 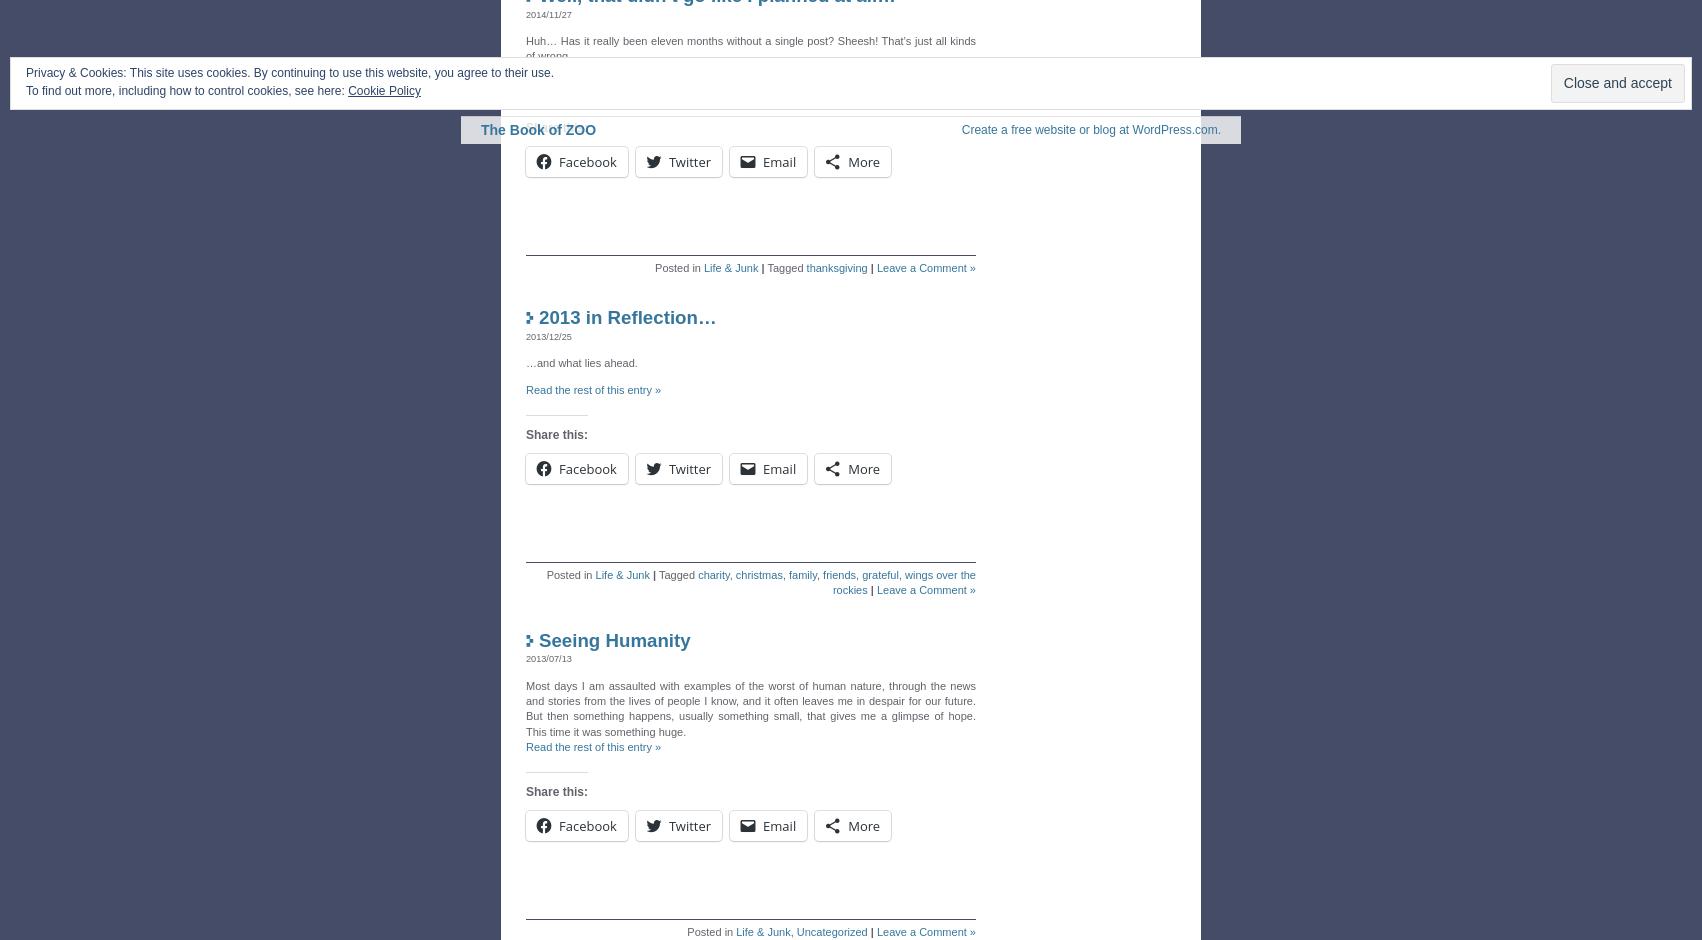 I want to click on 'friends', so click(x=838, y=573).